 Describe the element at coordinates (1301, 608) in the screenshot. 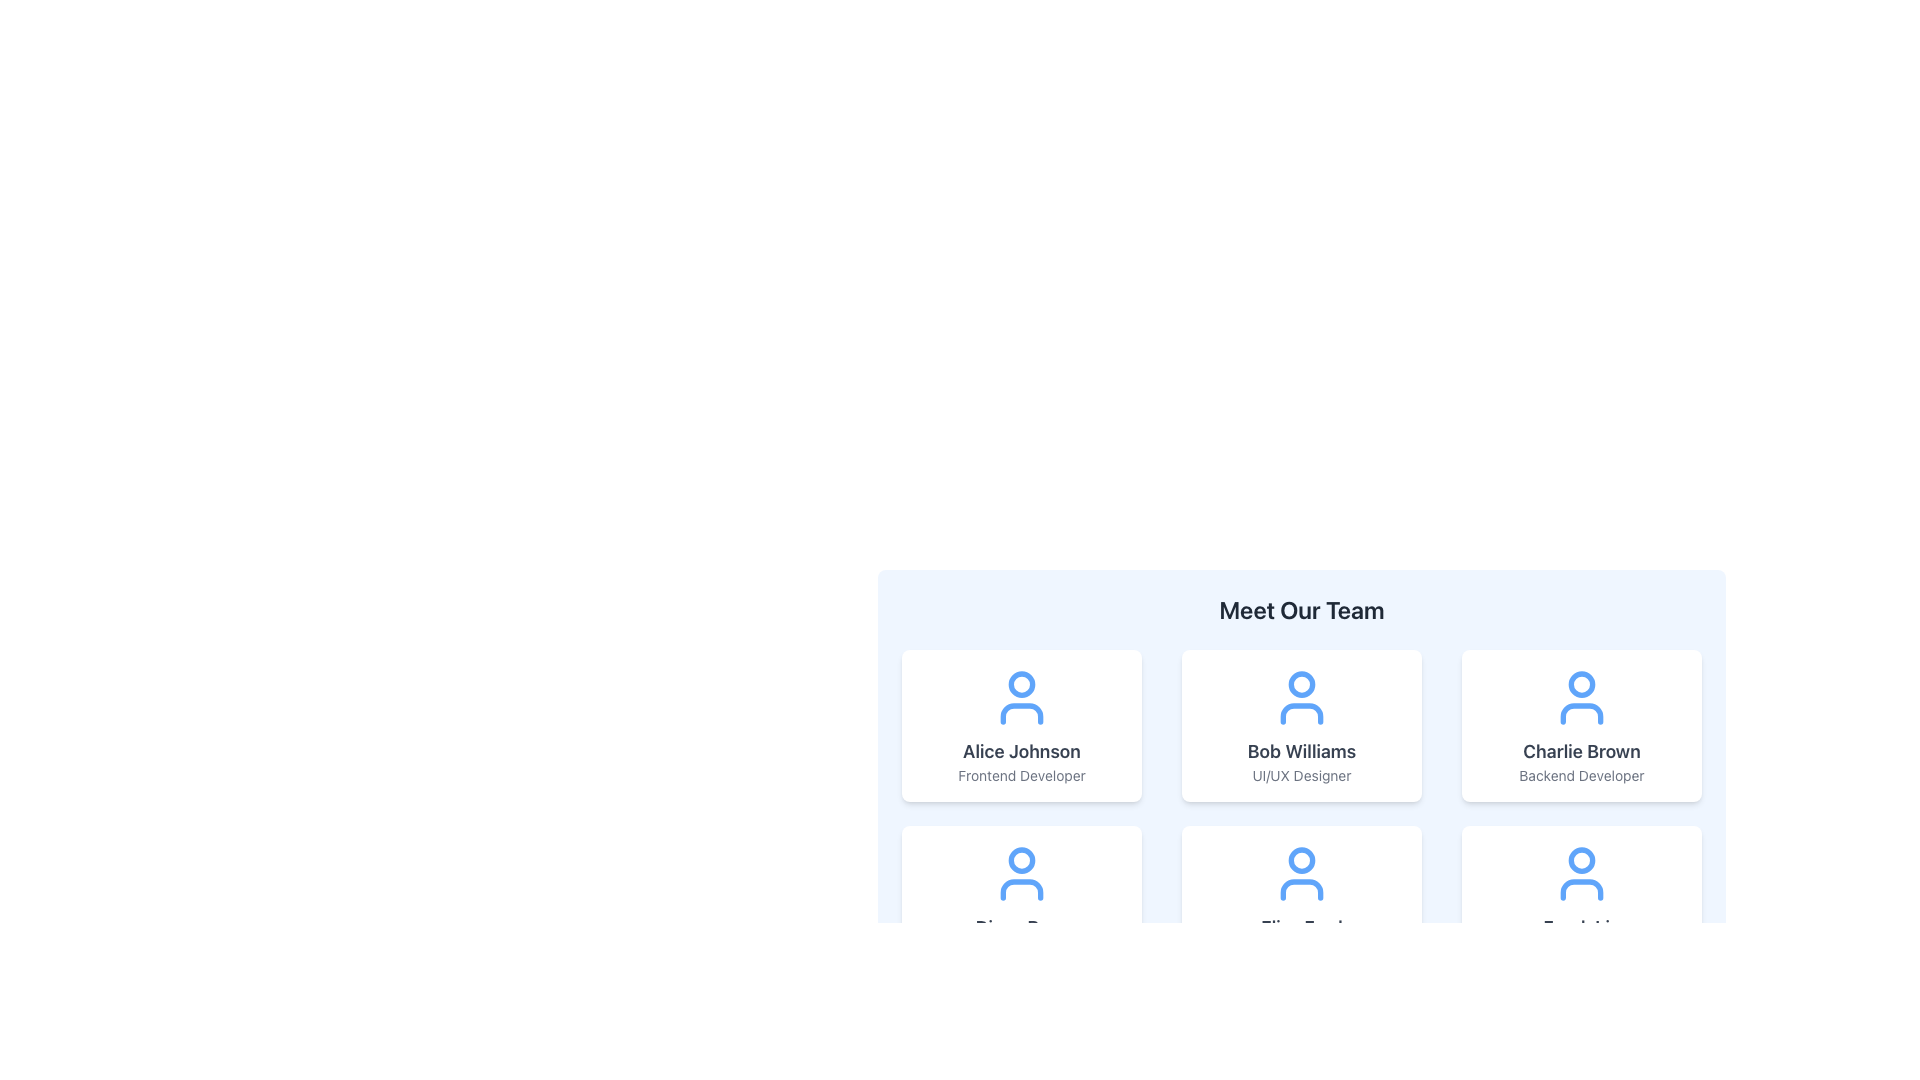

I see `text from the header labeled 'Meet Our Team', which is prominently displayed in a large bold font against a light background, positioned at the top of the team member profiles grid` at that location.